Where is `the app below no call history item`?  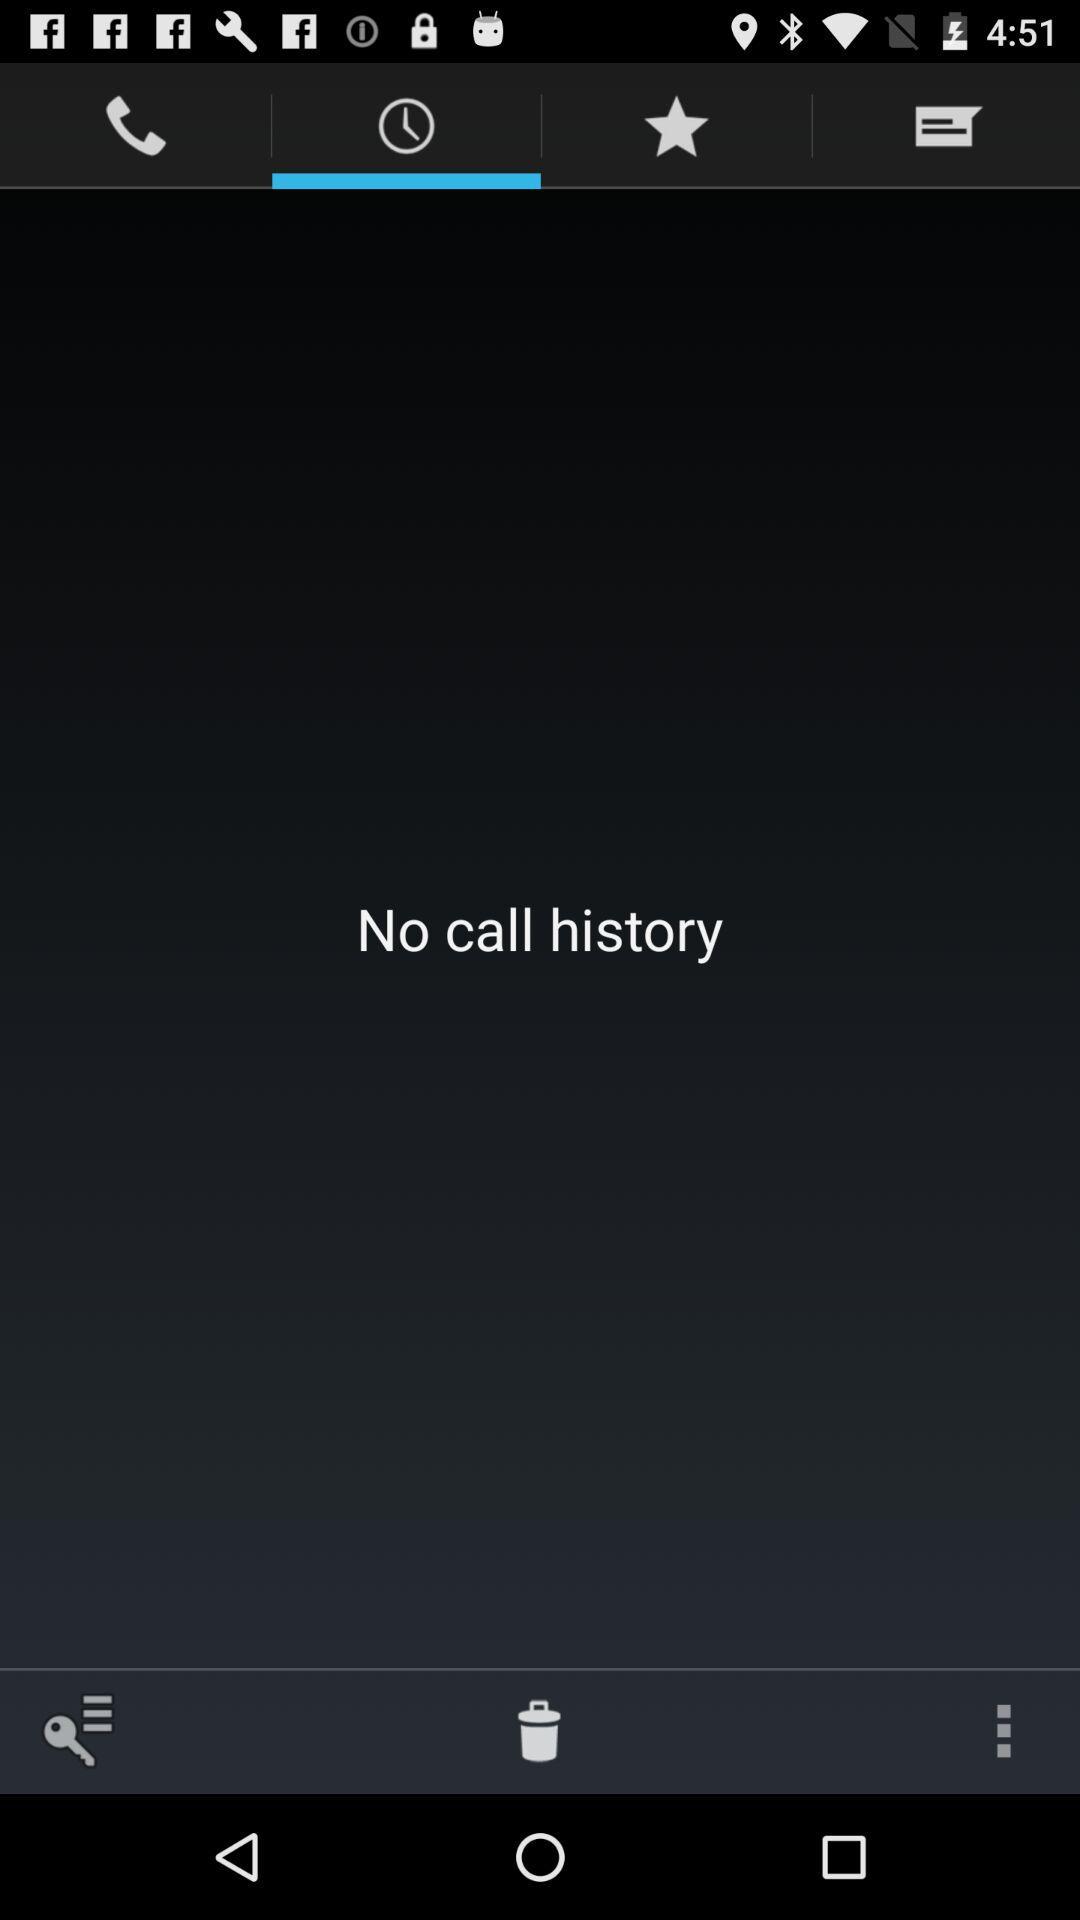 the app below no call history item is located at coordinates (538, 1730).